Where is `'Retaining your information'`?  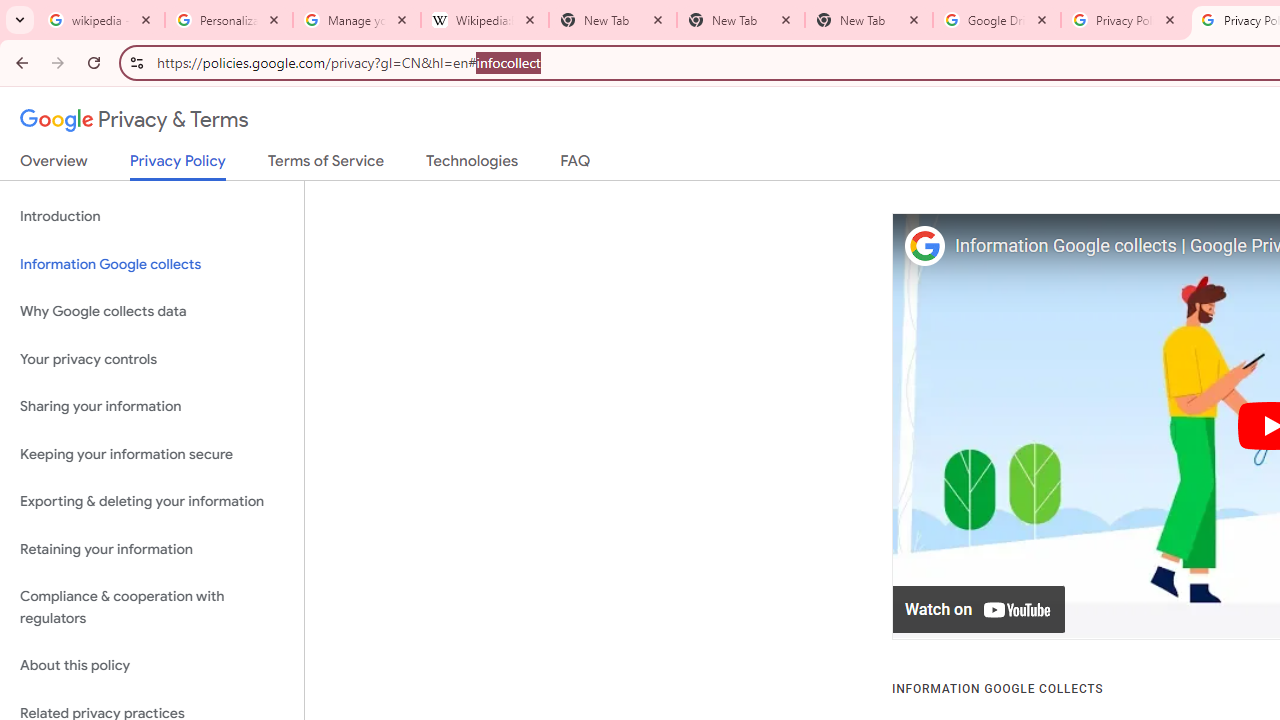 'Retaining your information' is located at coordinates (151, 549).